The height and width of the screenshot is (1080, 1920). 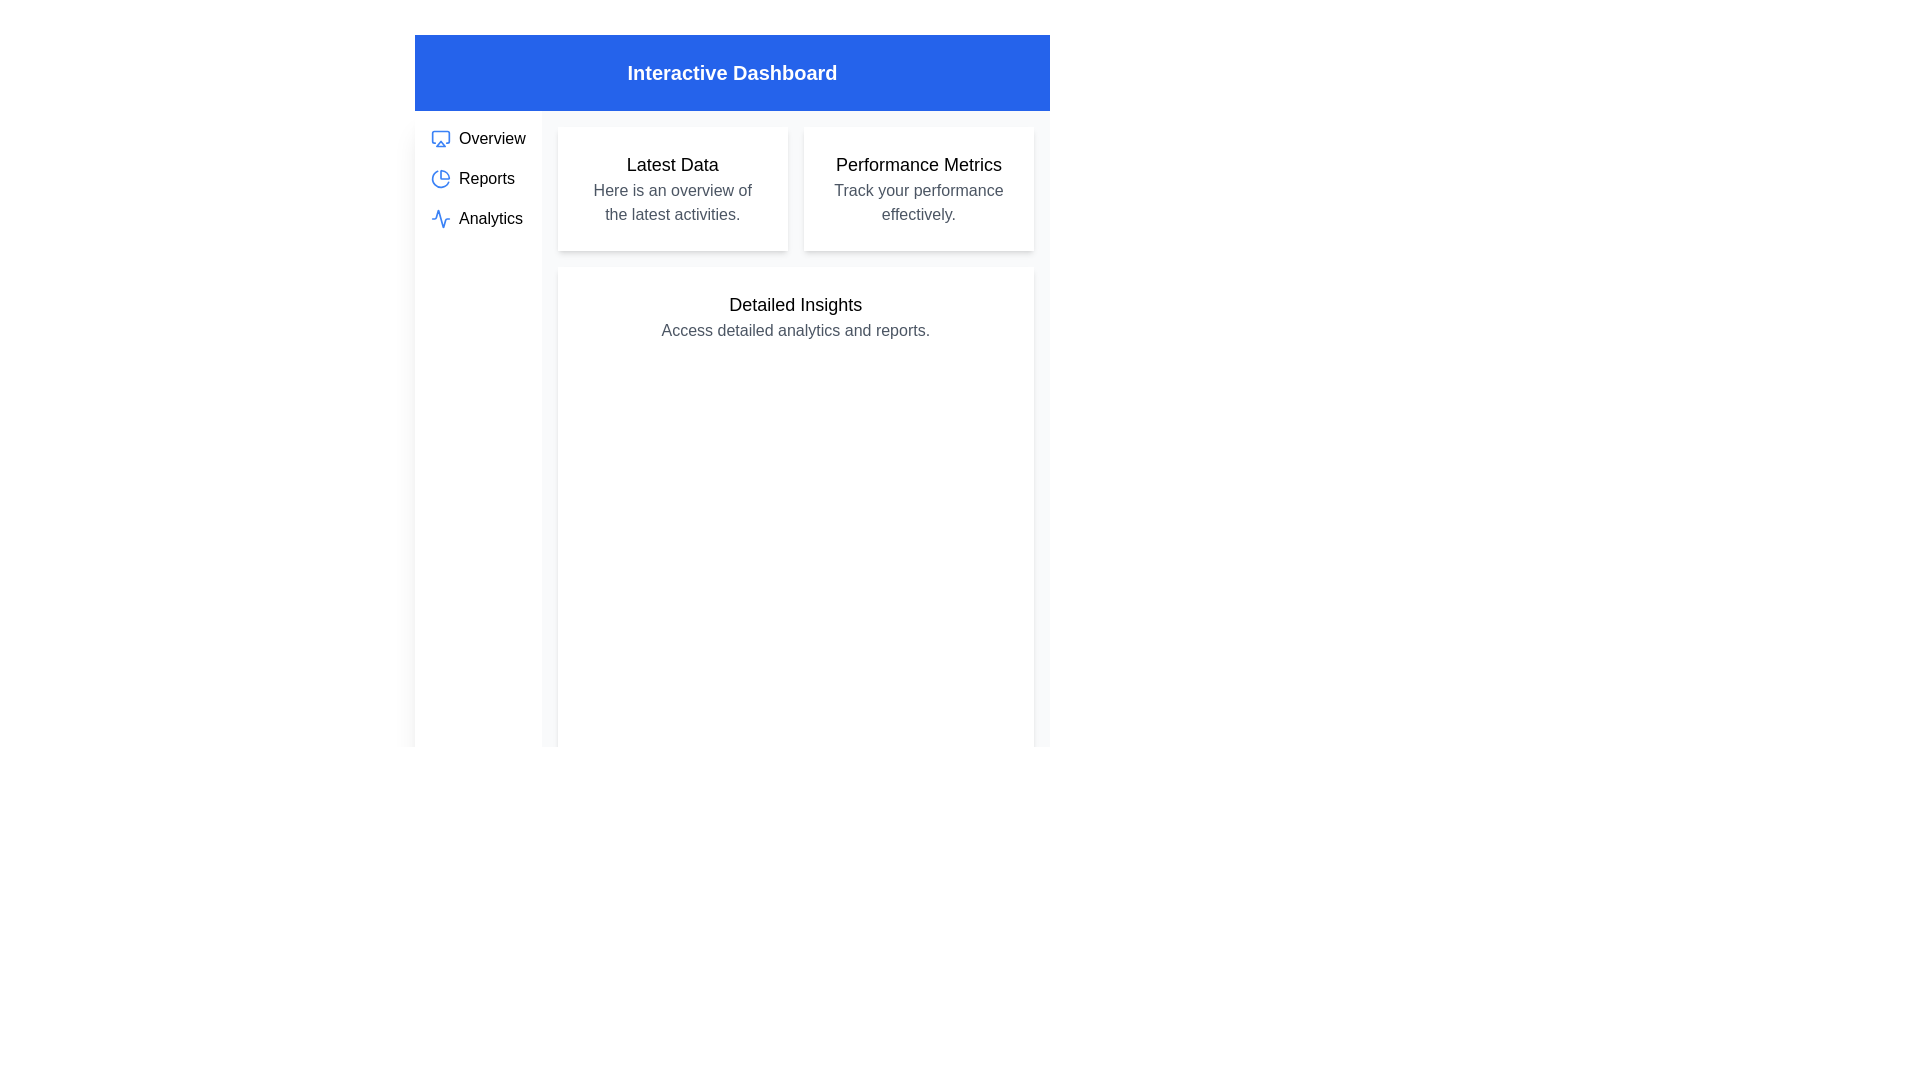 What do you see at coordinates (794, 330) in the screenshot?
I see `static text element that displays 'Access detailed analytics and reports.' positioned below the heading 'Detailed Insights'` at bounding box center [794, 330].